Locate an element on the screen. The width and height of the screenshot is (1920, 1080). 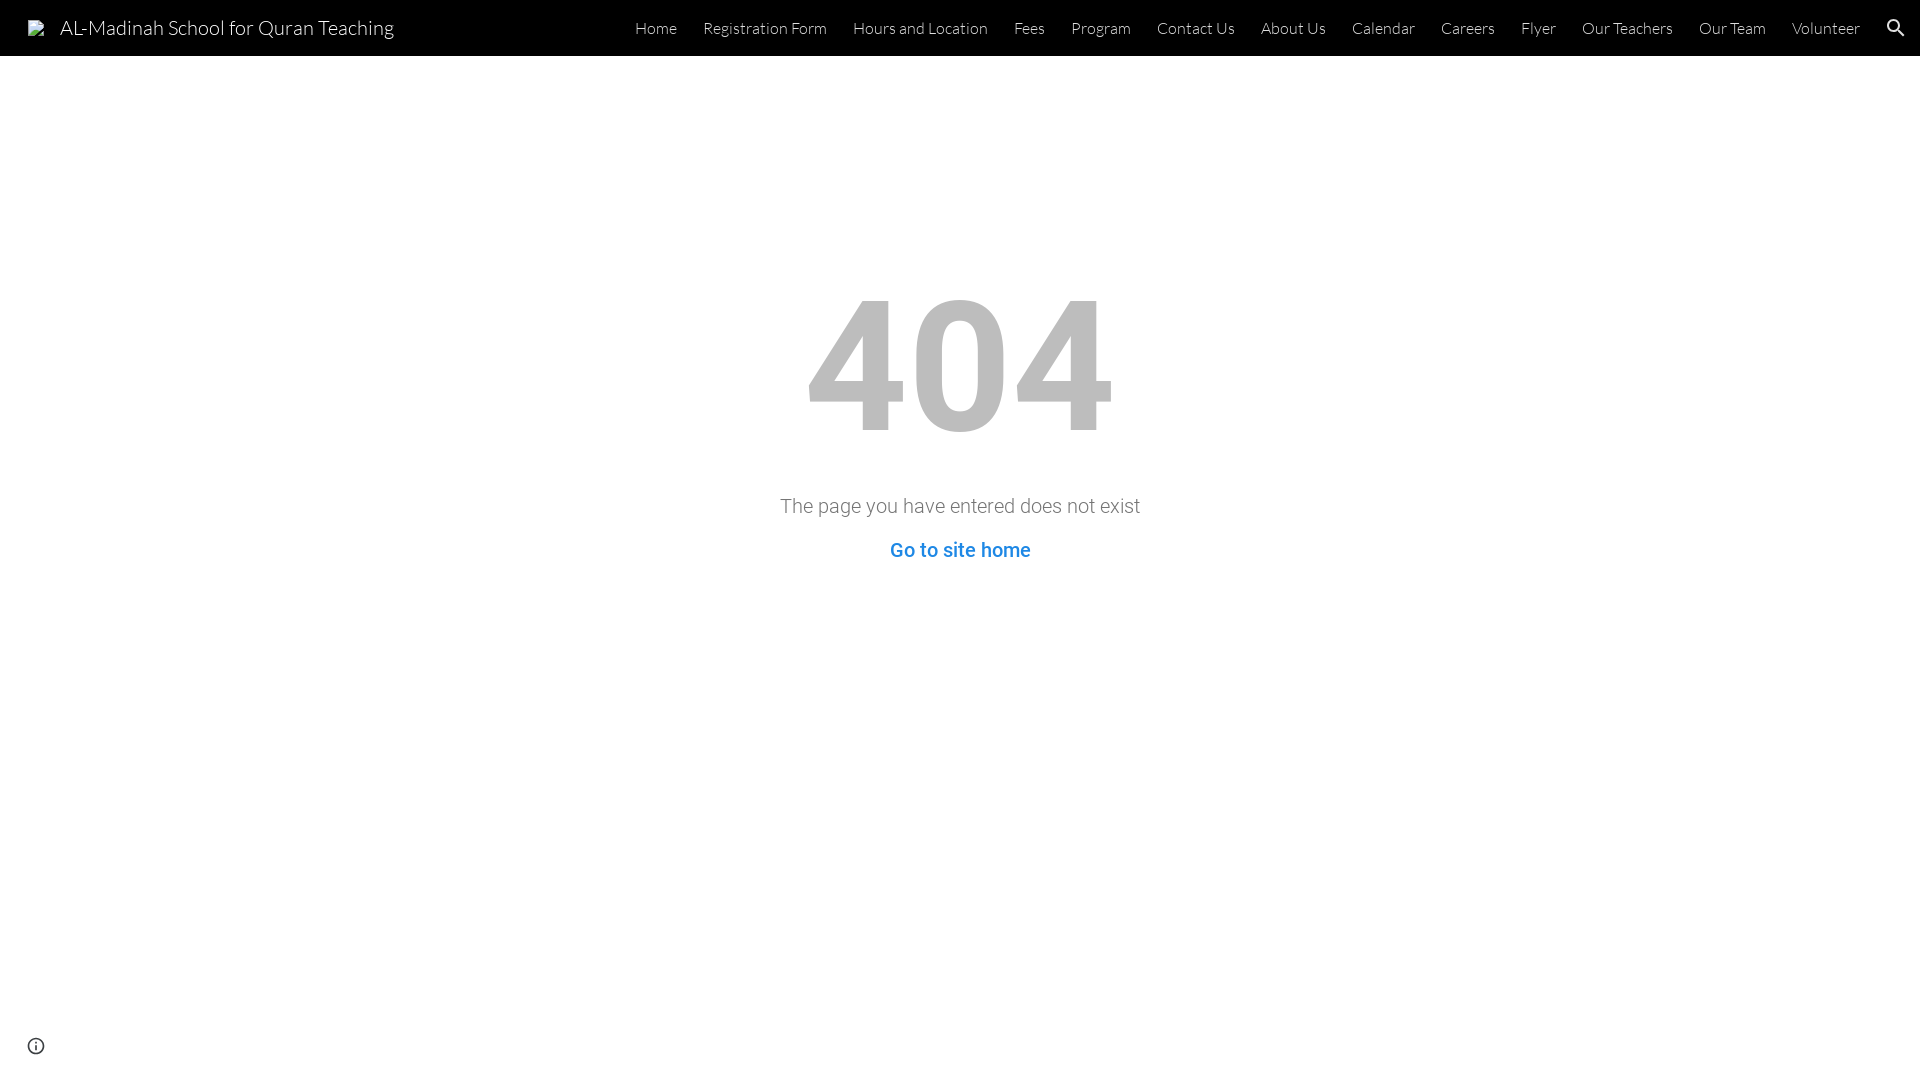
'Our Team' is located at coordinates (1698, 27).